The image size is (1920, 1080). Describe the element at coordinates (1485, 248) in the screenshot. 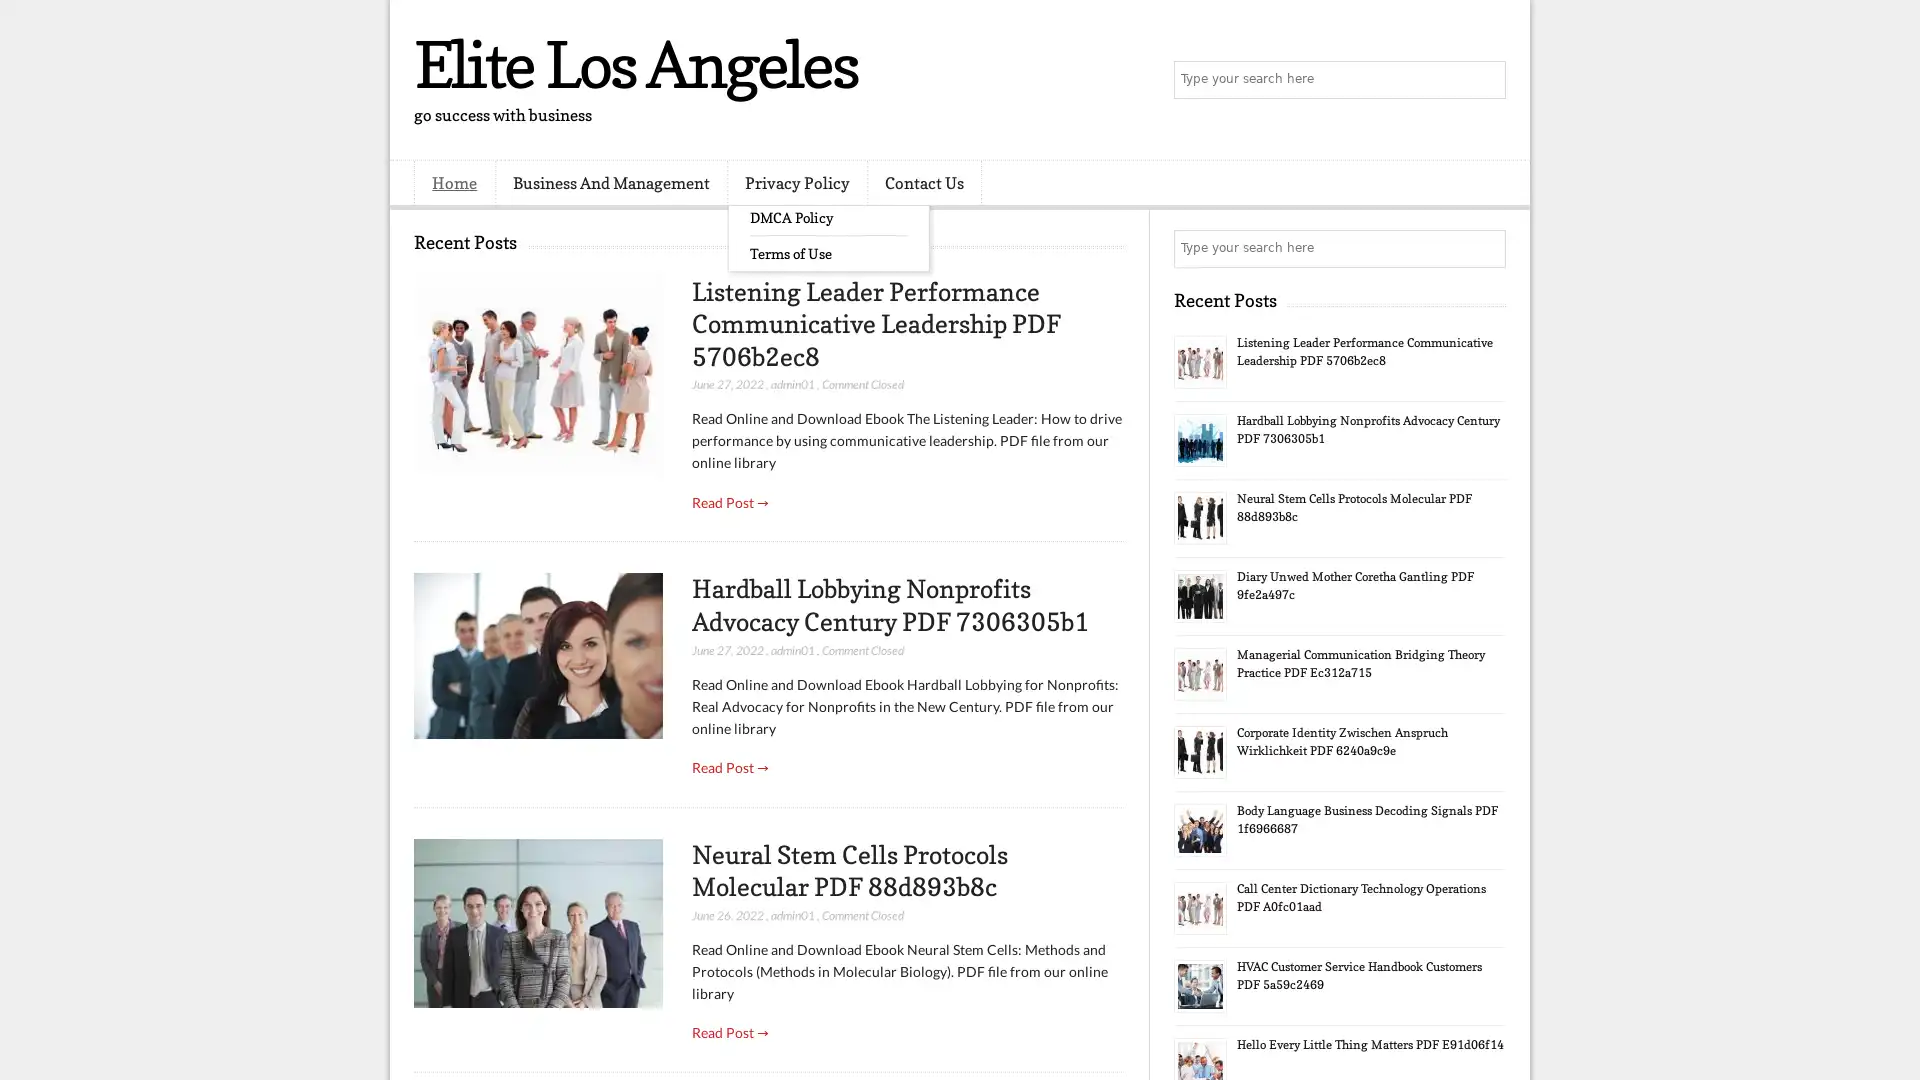

I see `Search` at that location.